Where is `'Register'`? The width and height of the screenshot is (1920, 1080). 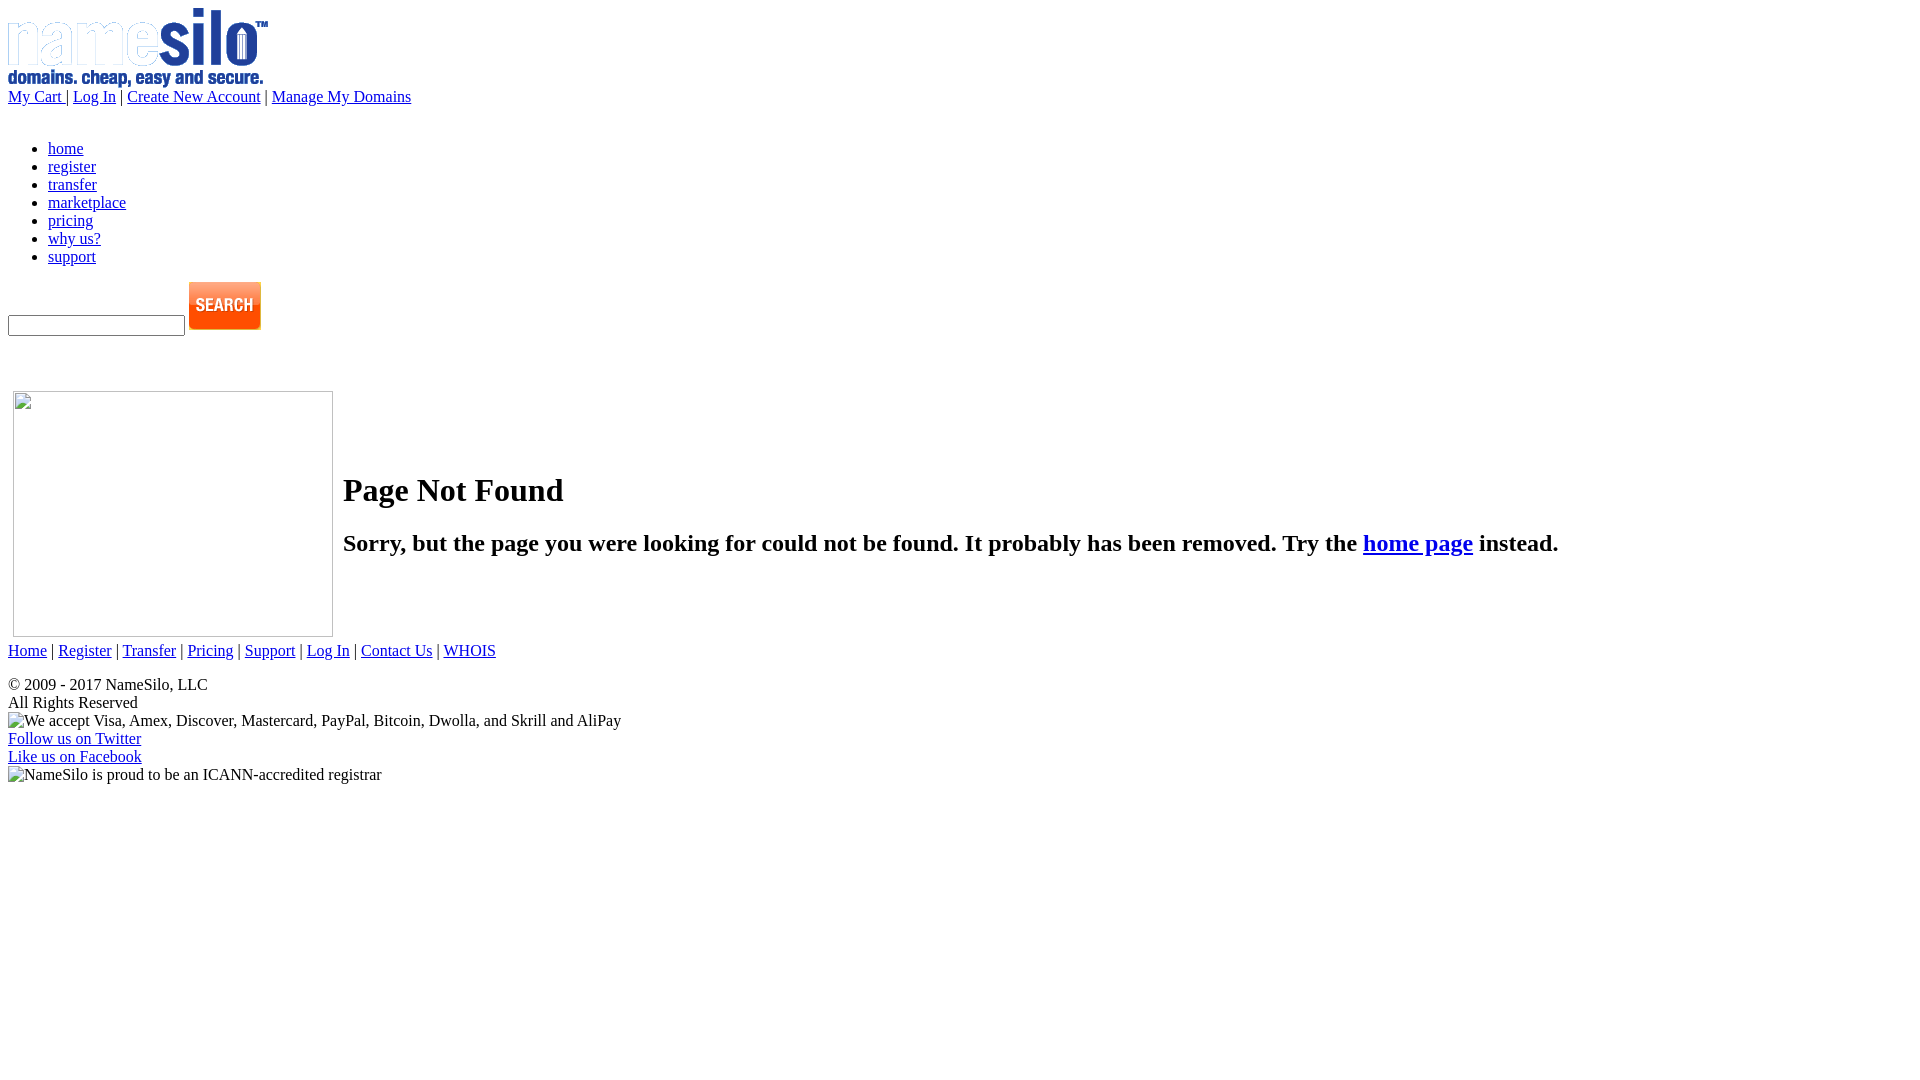
'Register' is located at coordinates (83, 650).